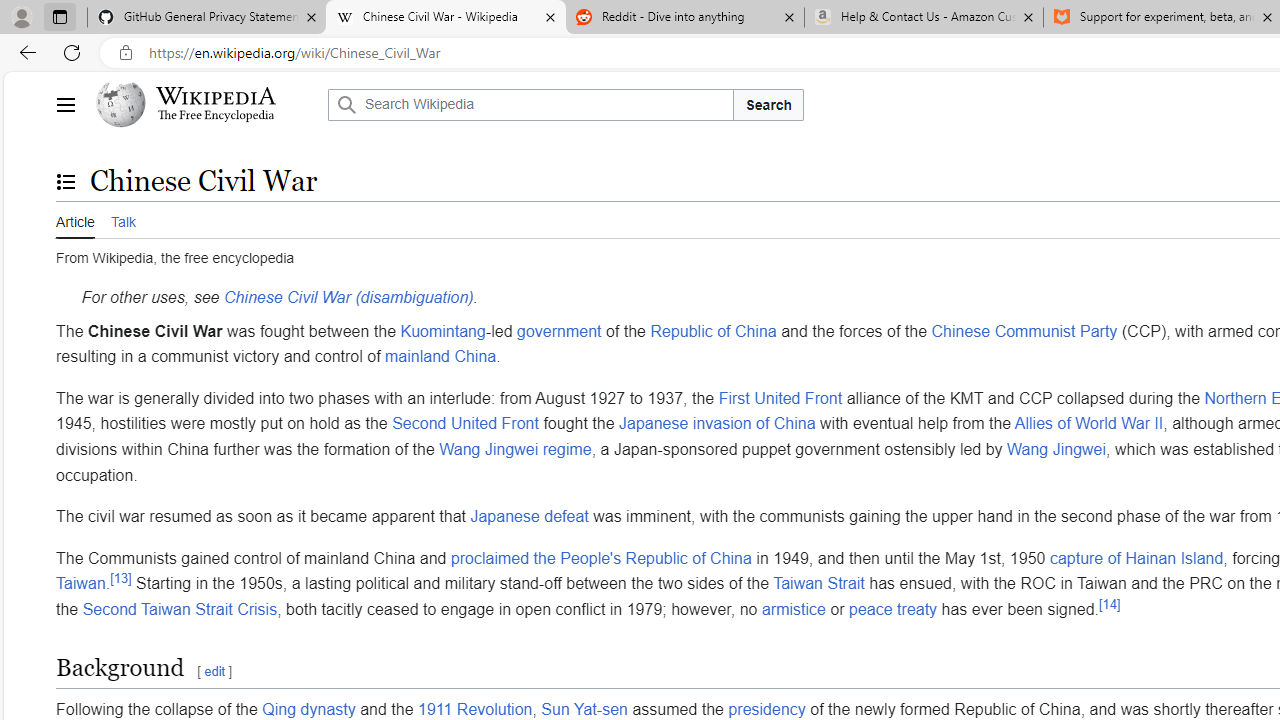 The image size is (1280, 720). What do you see at coordinates (444, 17) in the screenshot?
I see `'Chinese Civil War - Wikipedia'` at bounding box center [444, 17].